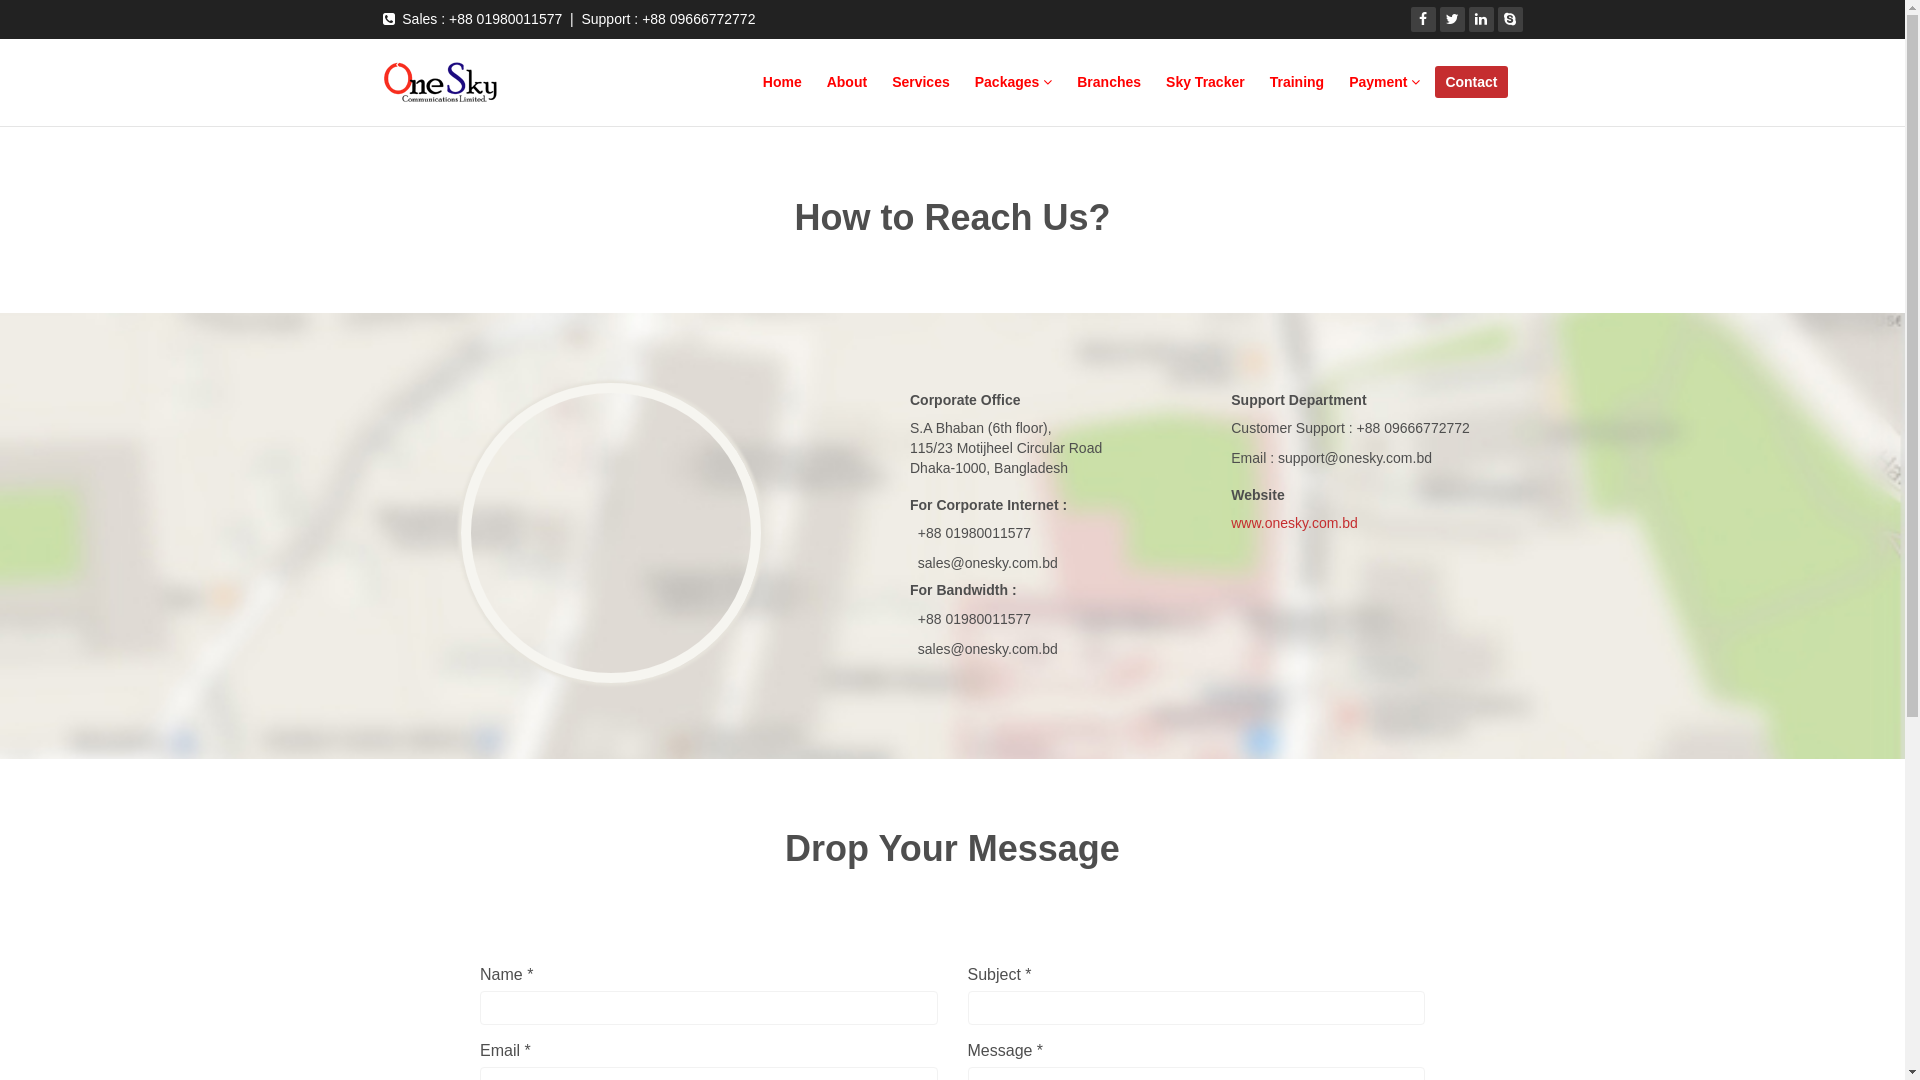  What do you see at coordinates (781, 80) in the screenshot?
I see `'Home'` at bounding box center [781, 80].